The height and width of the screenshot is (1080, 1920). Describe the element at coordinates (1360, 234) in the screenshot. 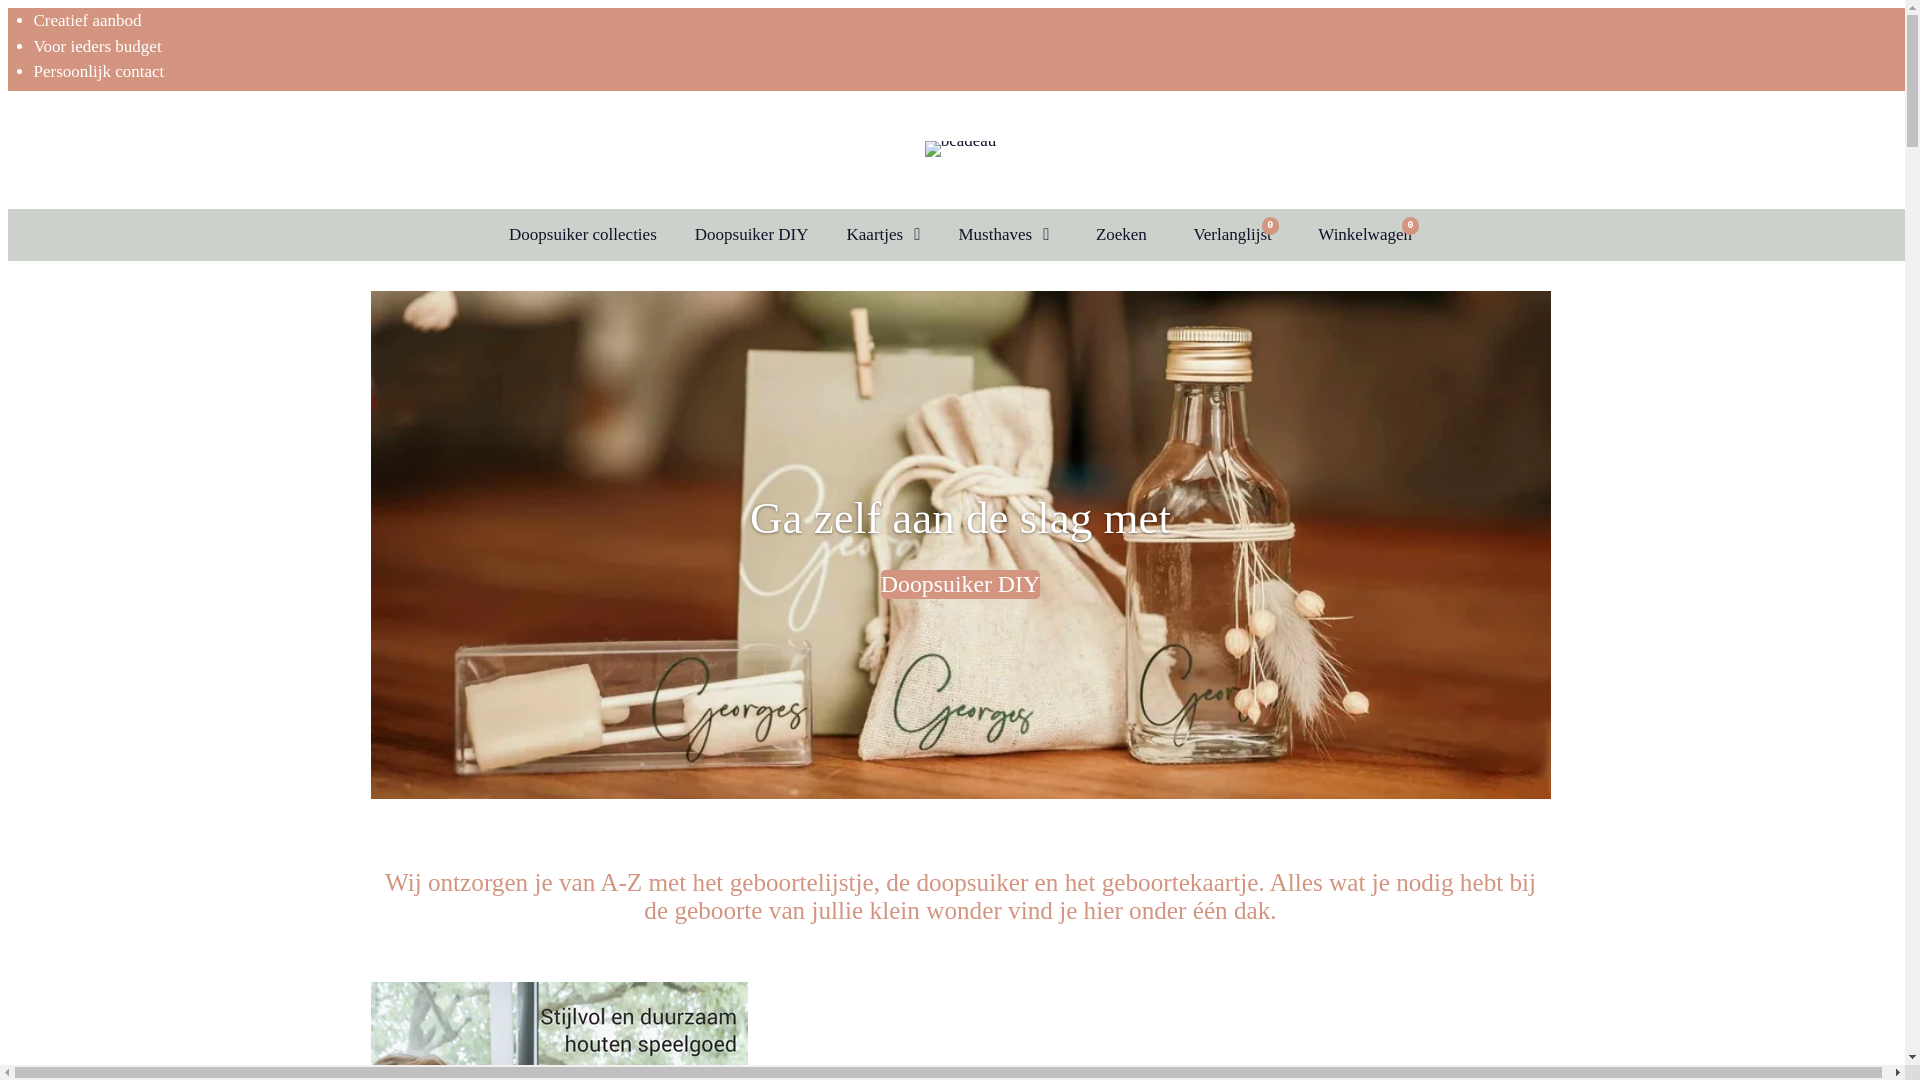

I see `'0` at that location.